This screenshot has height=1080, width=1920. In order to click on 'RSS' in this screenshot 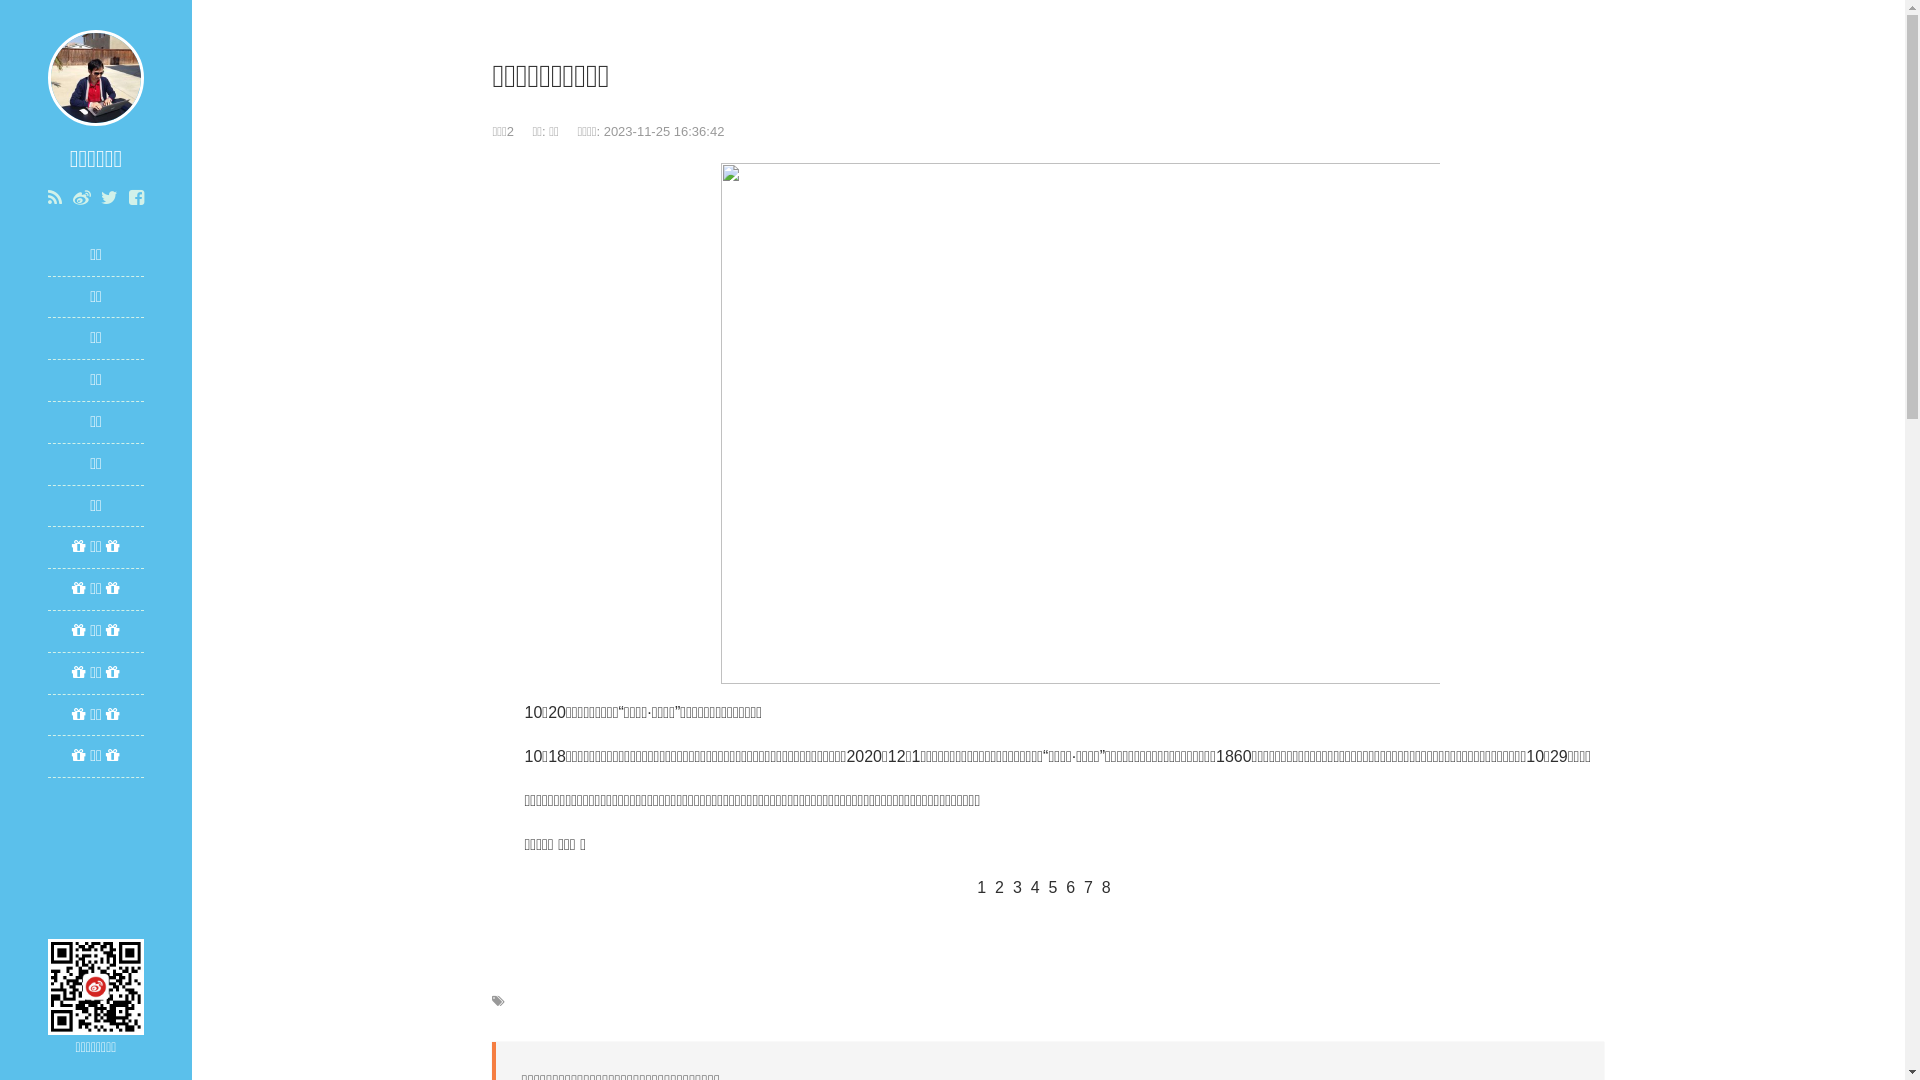, I will do `click(54, 197)`.